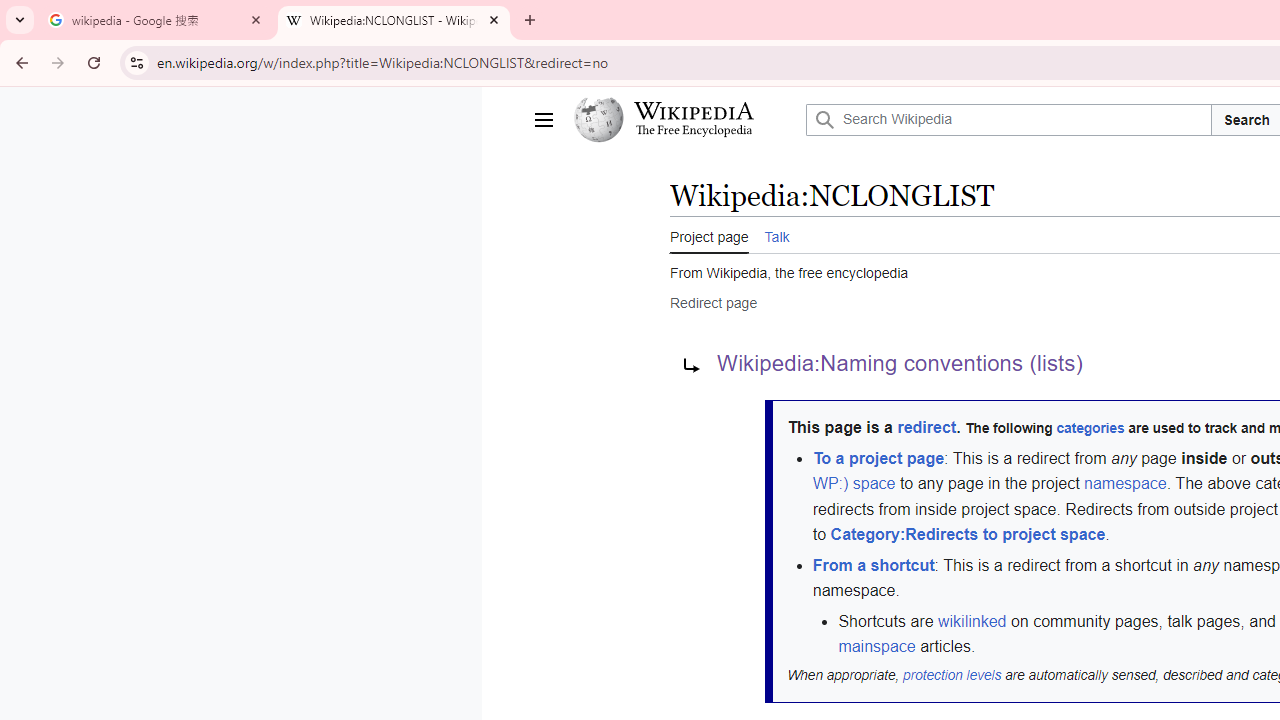 The image size is (1280, 720). I want to click on 'New Tab', so click(529, 20).